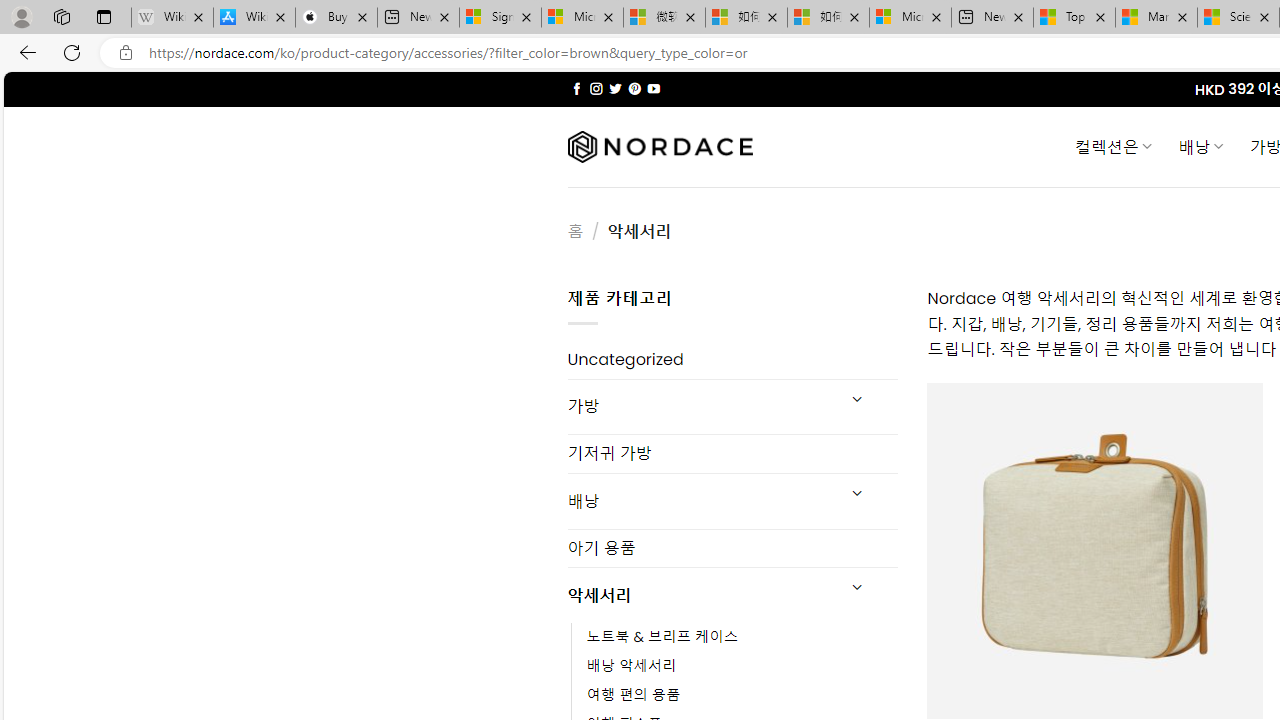  I want to click on 'Microsoft account | Account Checkup', so click(909, 17).